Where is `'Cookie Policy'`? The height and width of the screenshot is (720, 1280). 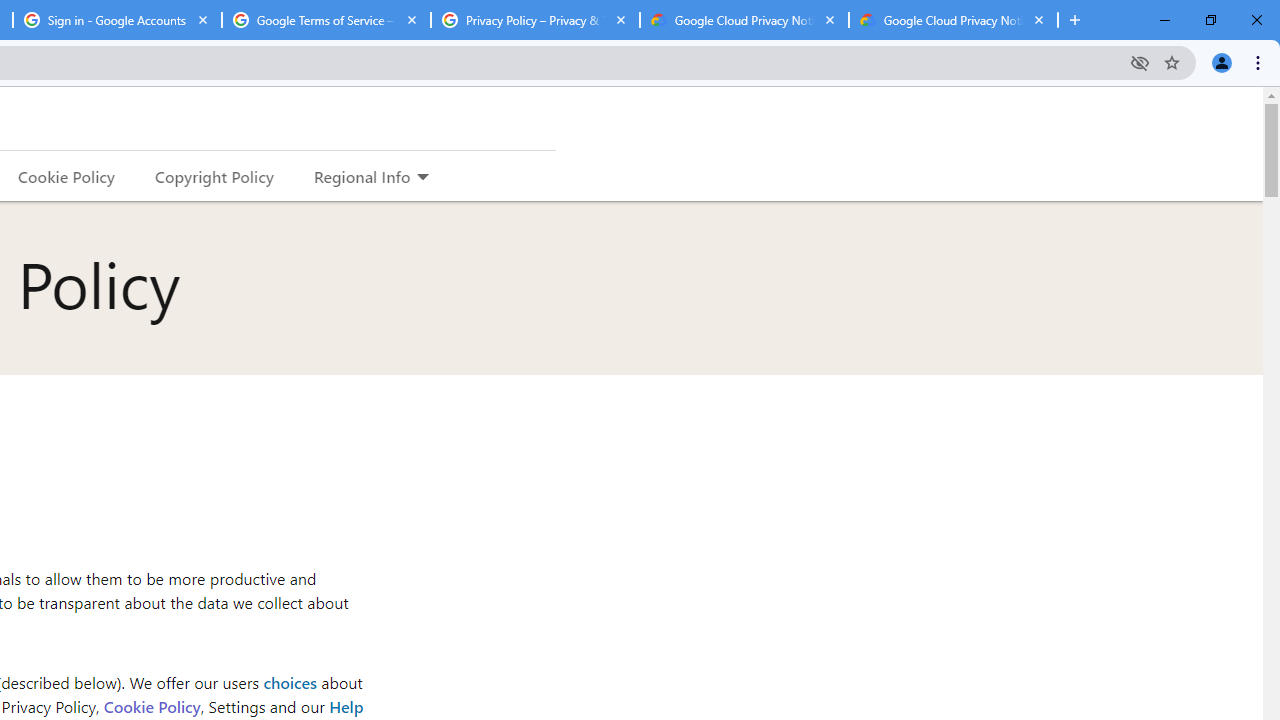 'Cookie Policy' is located at coordinates (150, 705).